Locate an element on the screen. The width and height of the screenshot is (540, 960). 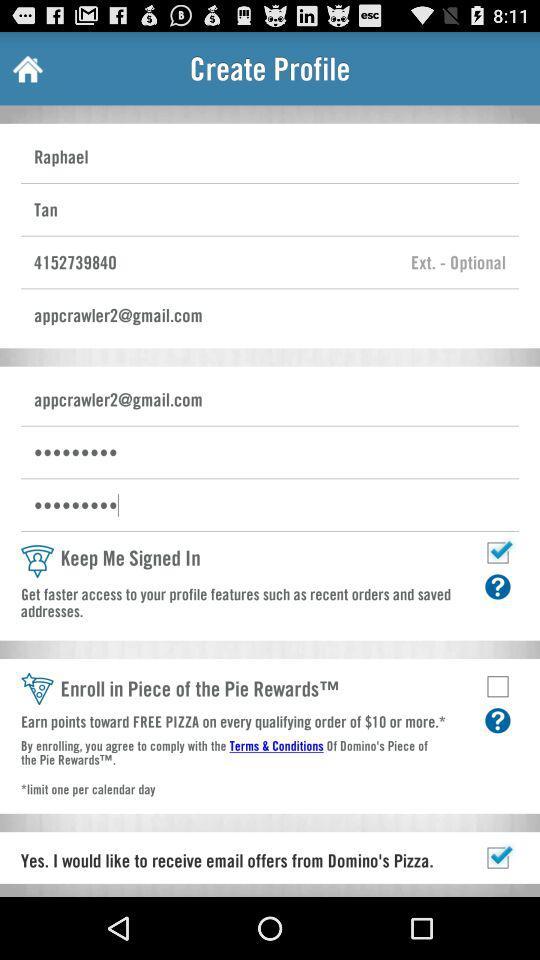
the help icon is located at coordinates (496, 770).